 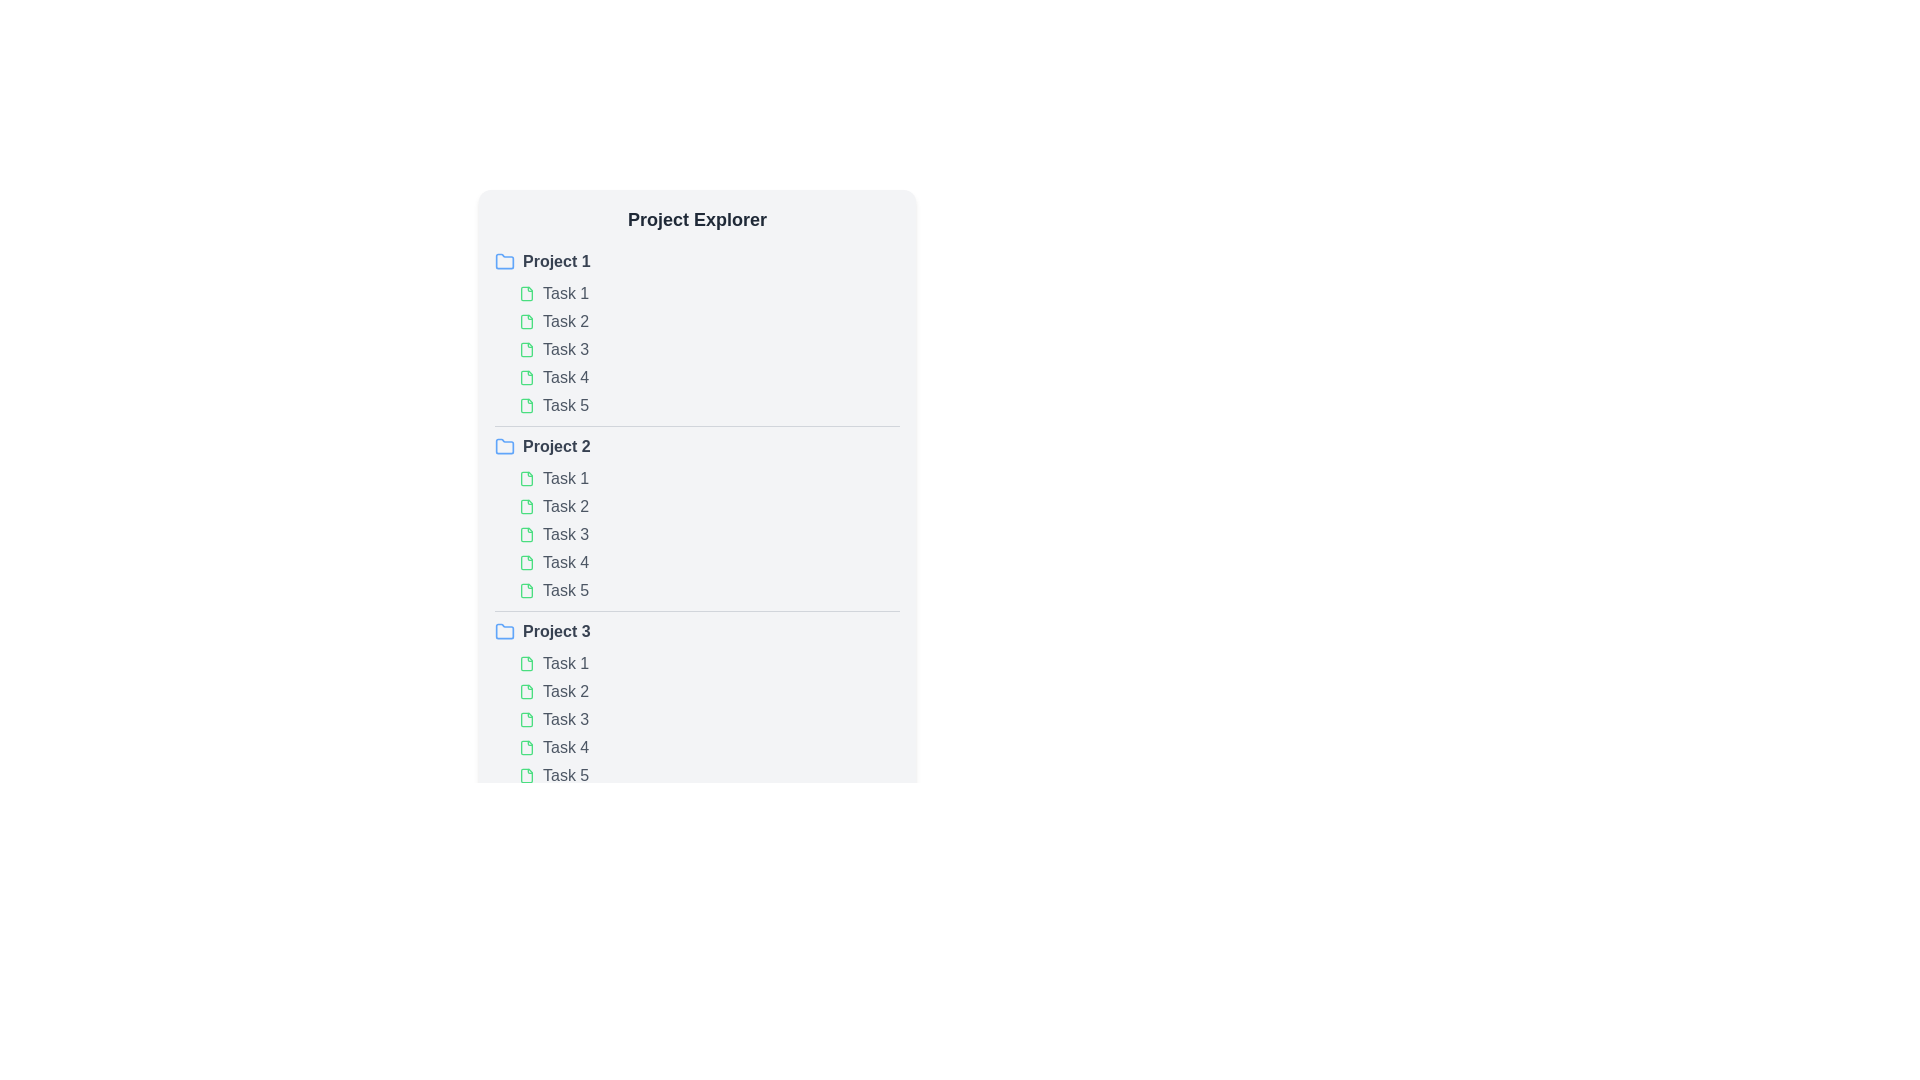 I want to click on the light green file icon representing 'Task 3' in the project explorer, which is part of the third project section, so click(x=527, y=720).